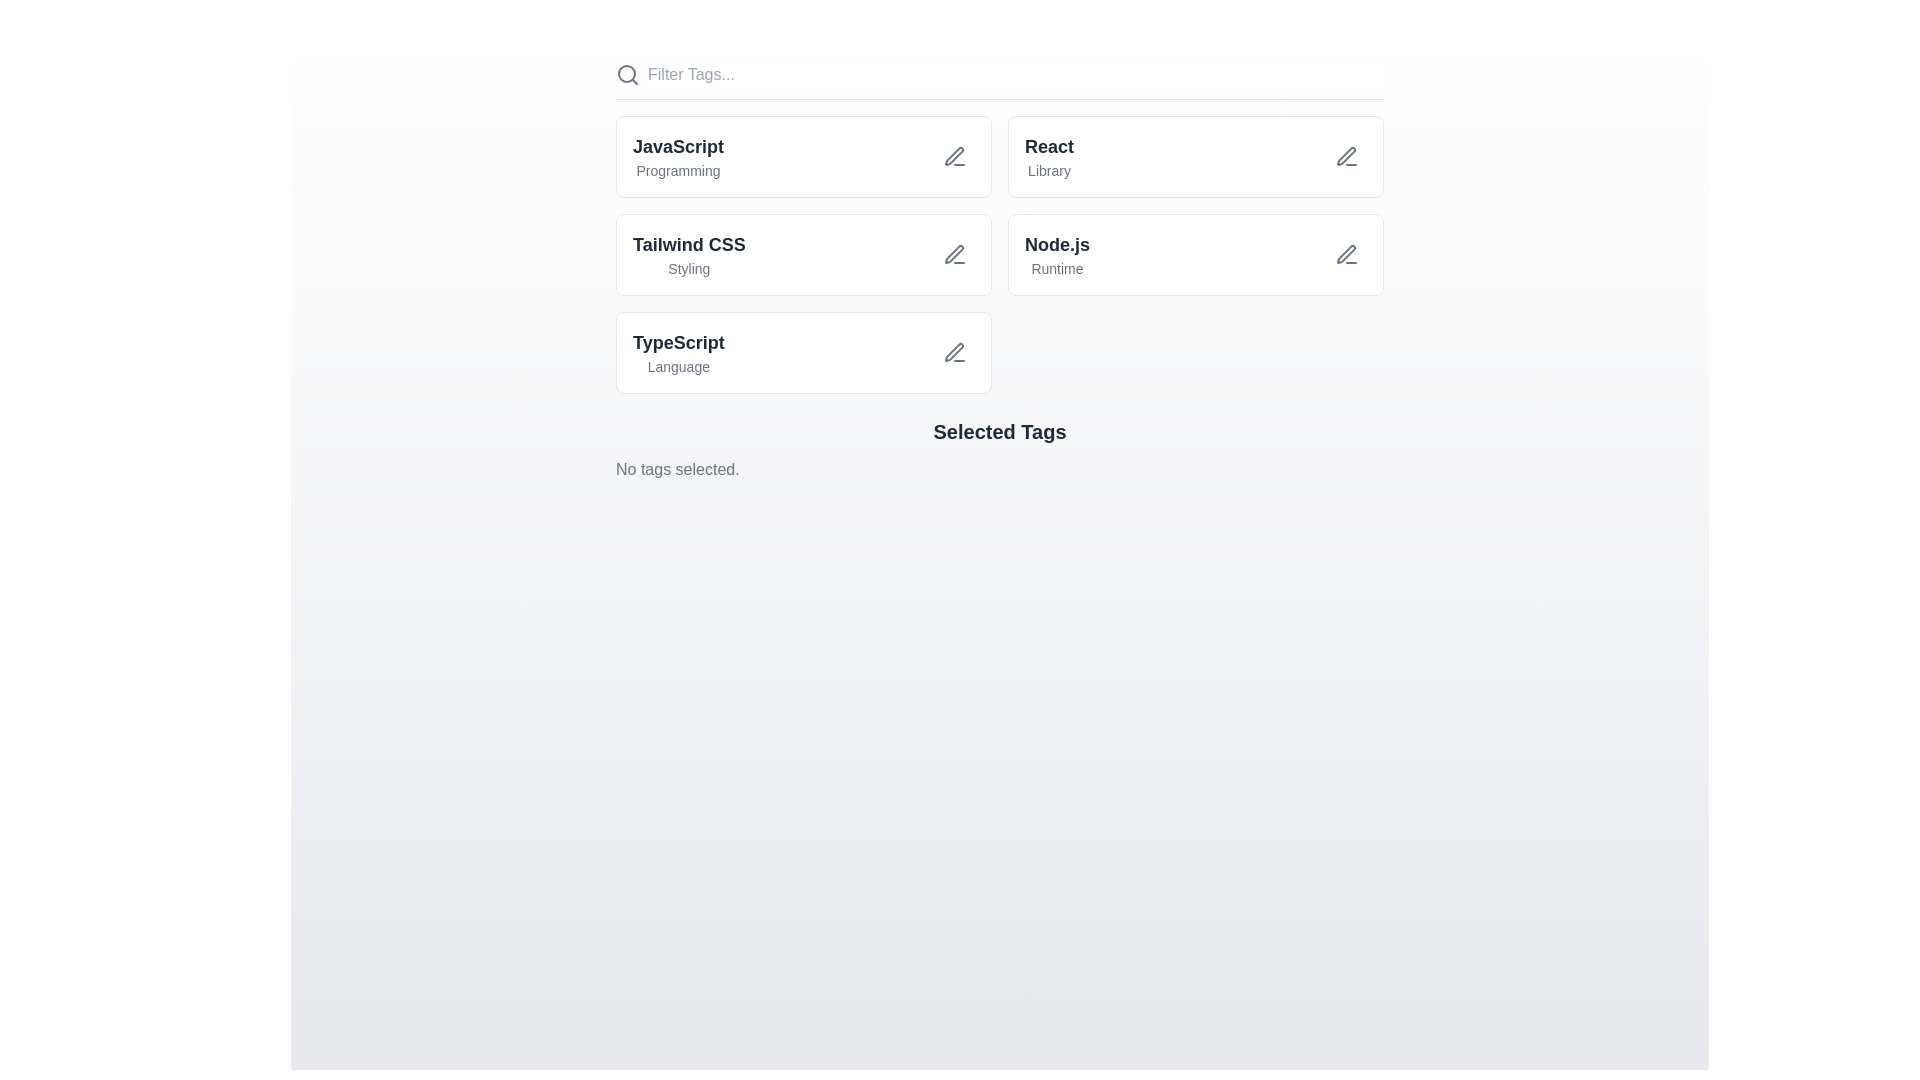  Describe the element at coordinates (1048, 169) in the screenshot. I see `the static text label displaying 'Library', which is located beneath the larger label 'React' in the top-right section of the interface` at that location.